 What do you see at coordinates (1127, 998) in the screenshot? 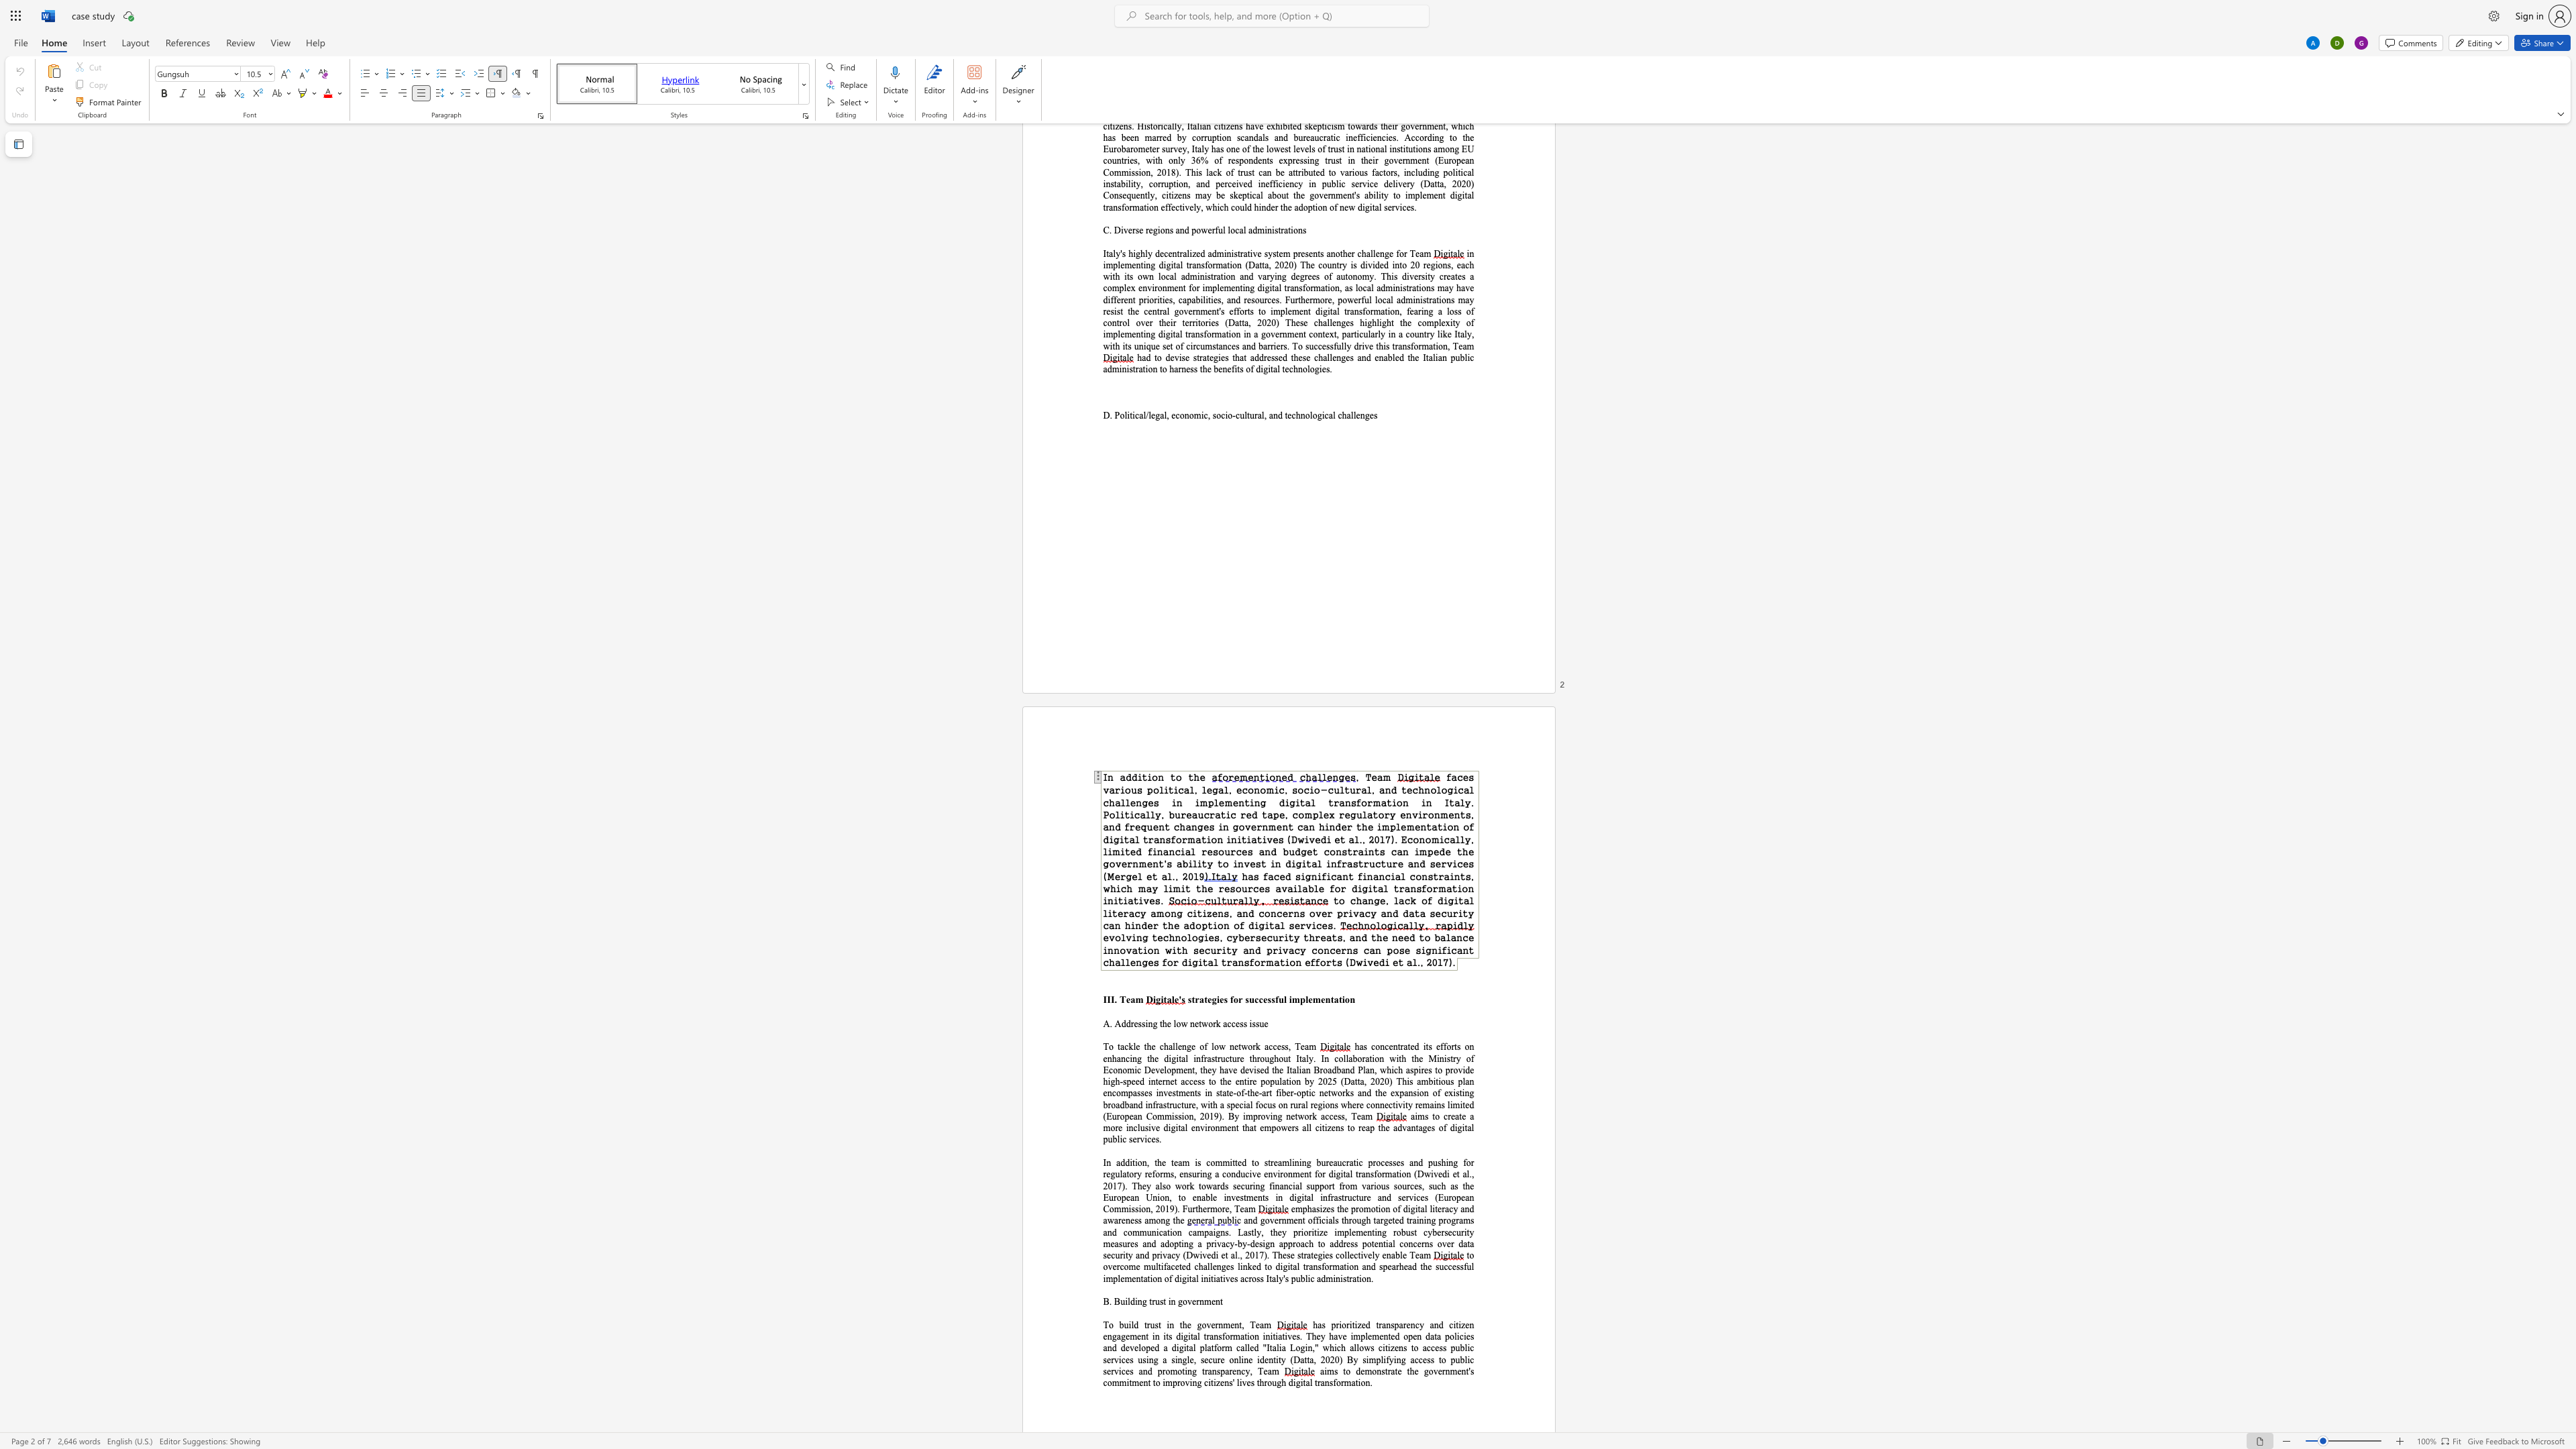
I see `the 1th character "e" in the text` at bounding box center [1127, 998].